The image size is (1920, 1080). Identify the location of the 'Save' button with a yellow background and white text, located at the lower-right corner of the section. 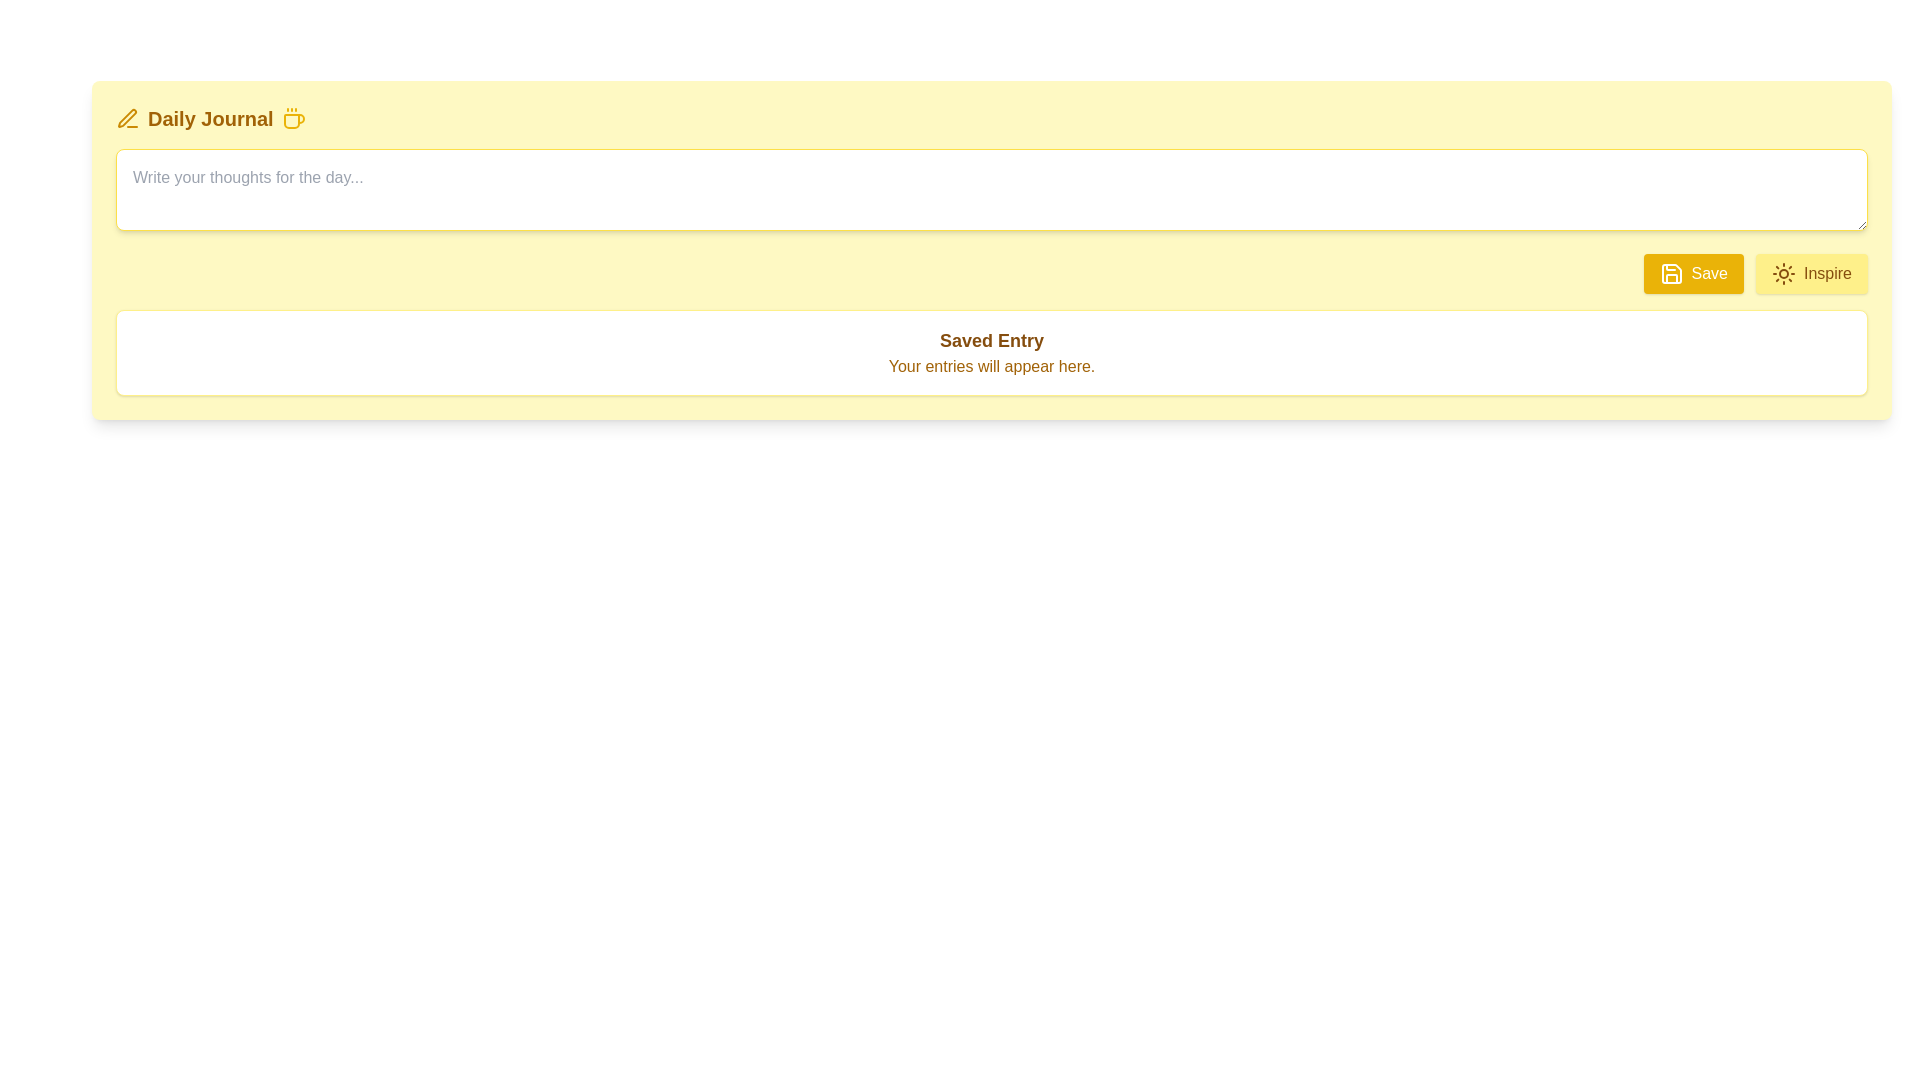
(1692, 273).